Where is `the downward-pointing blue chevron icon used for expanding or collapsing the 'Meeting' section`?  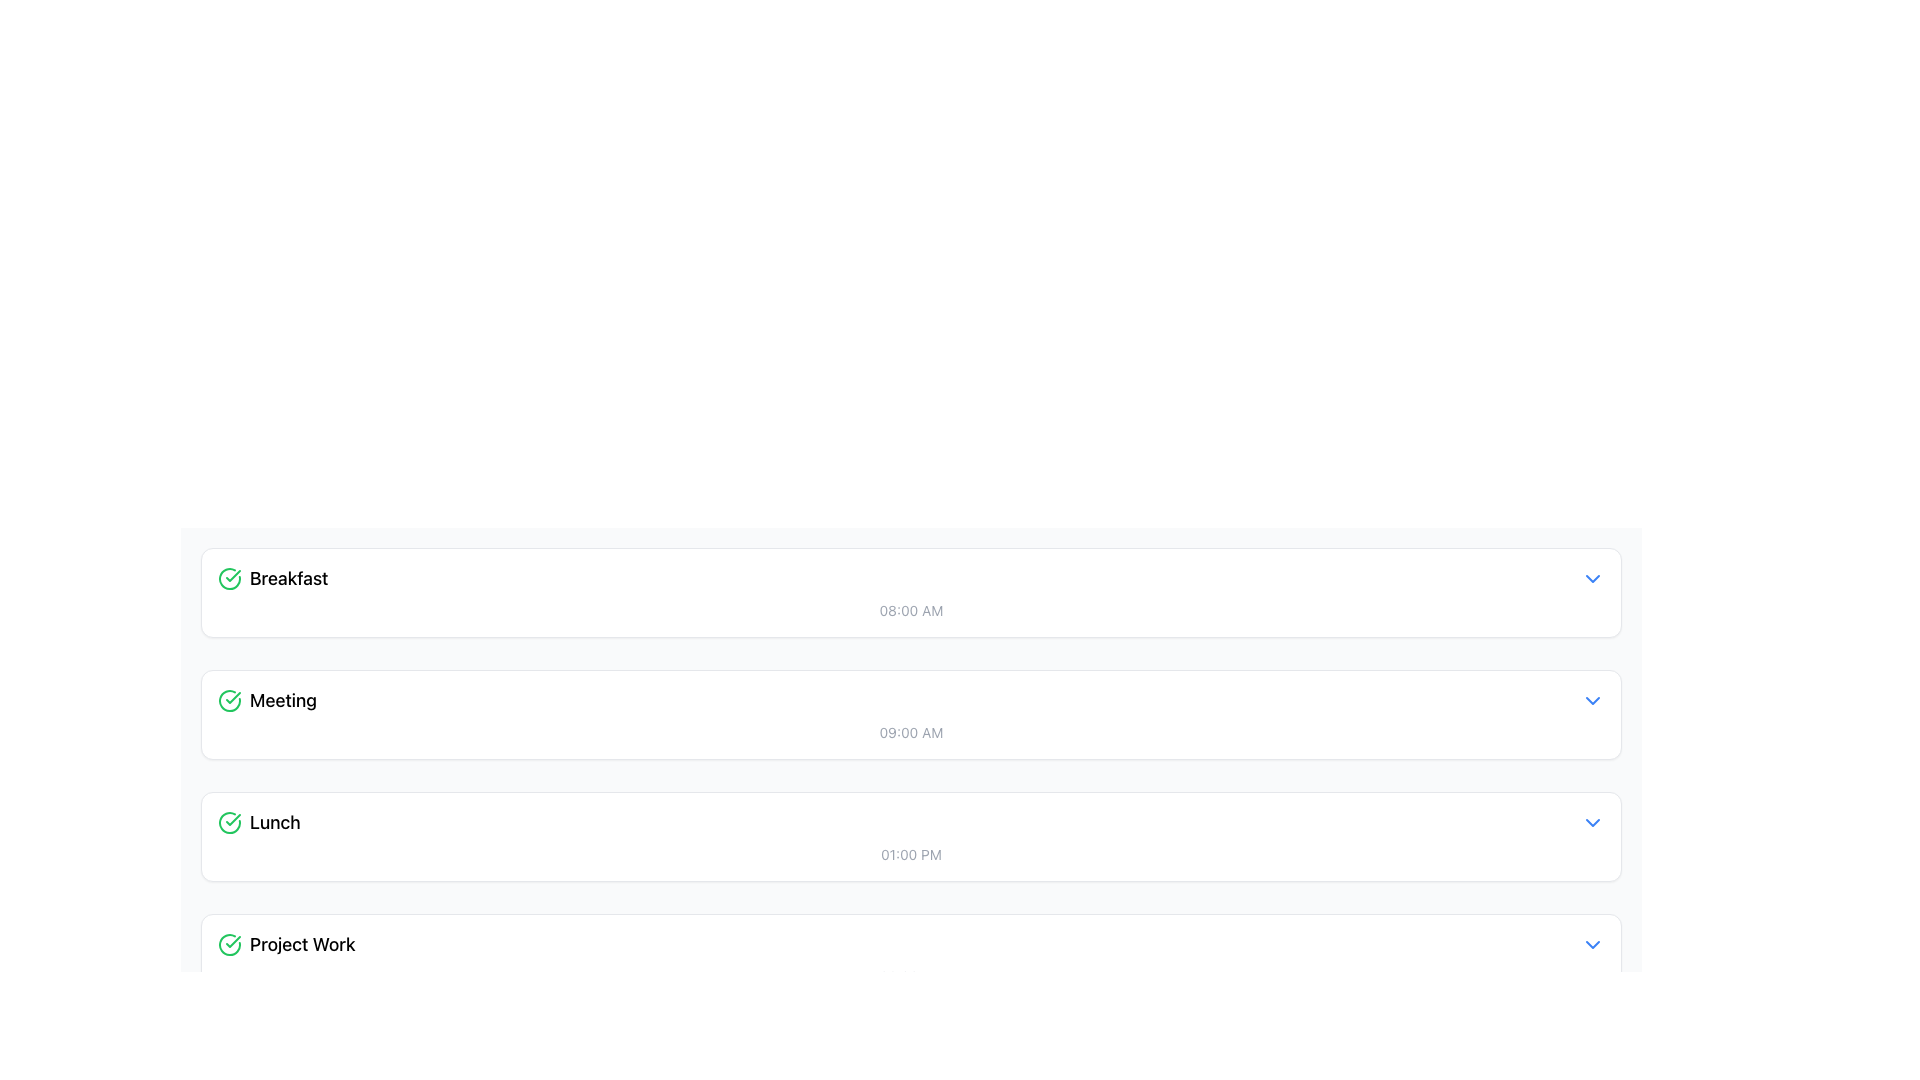 the downward-pointing blue chevron icon used for expanding or collapsing the 'Meeting' section is located at coordinates (1592, 700).